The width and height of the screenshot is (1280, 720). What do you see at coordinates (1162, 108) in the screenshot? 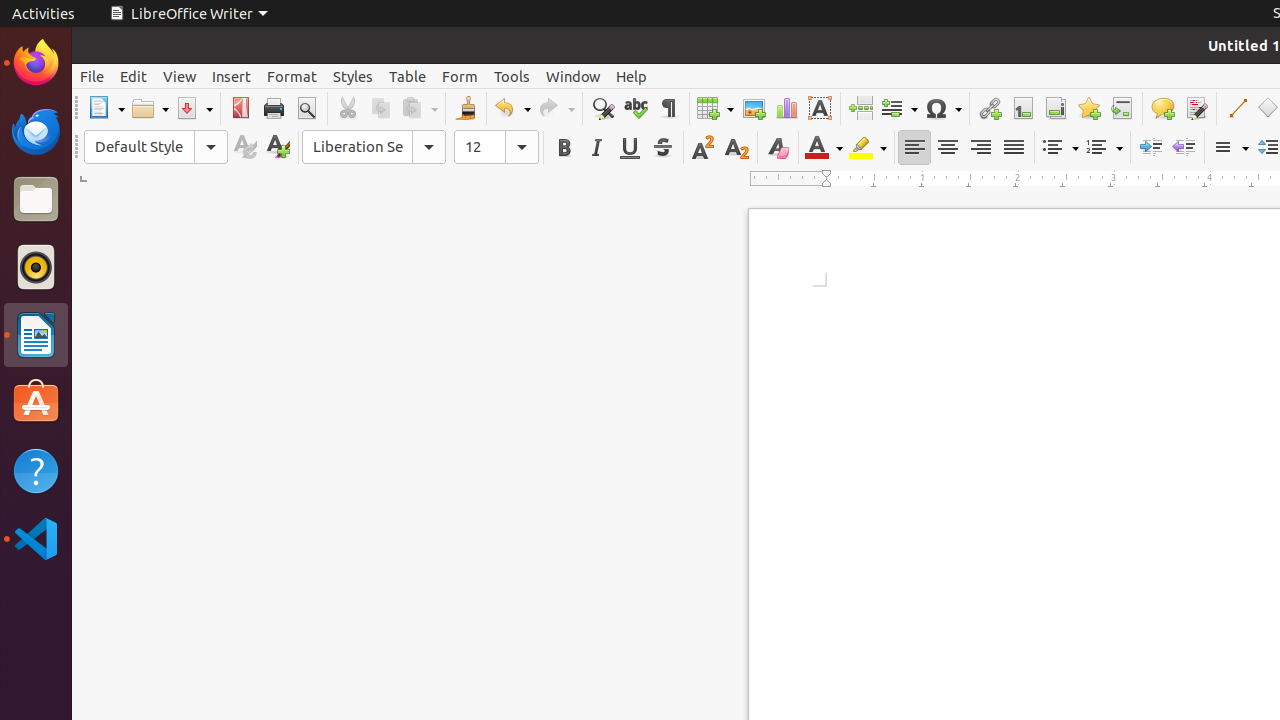
I see `'Comment'` at bounding box center [1162, 108].